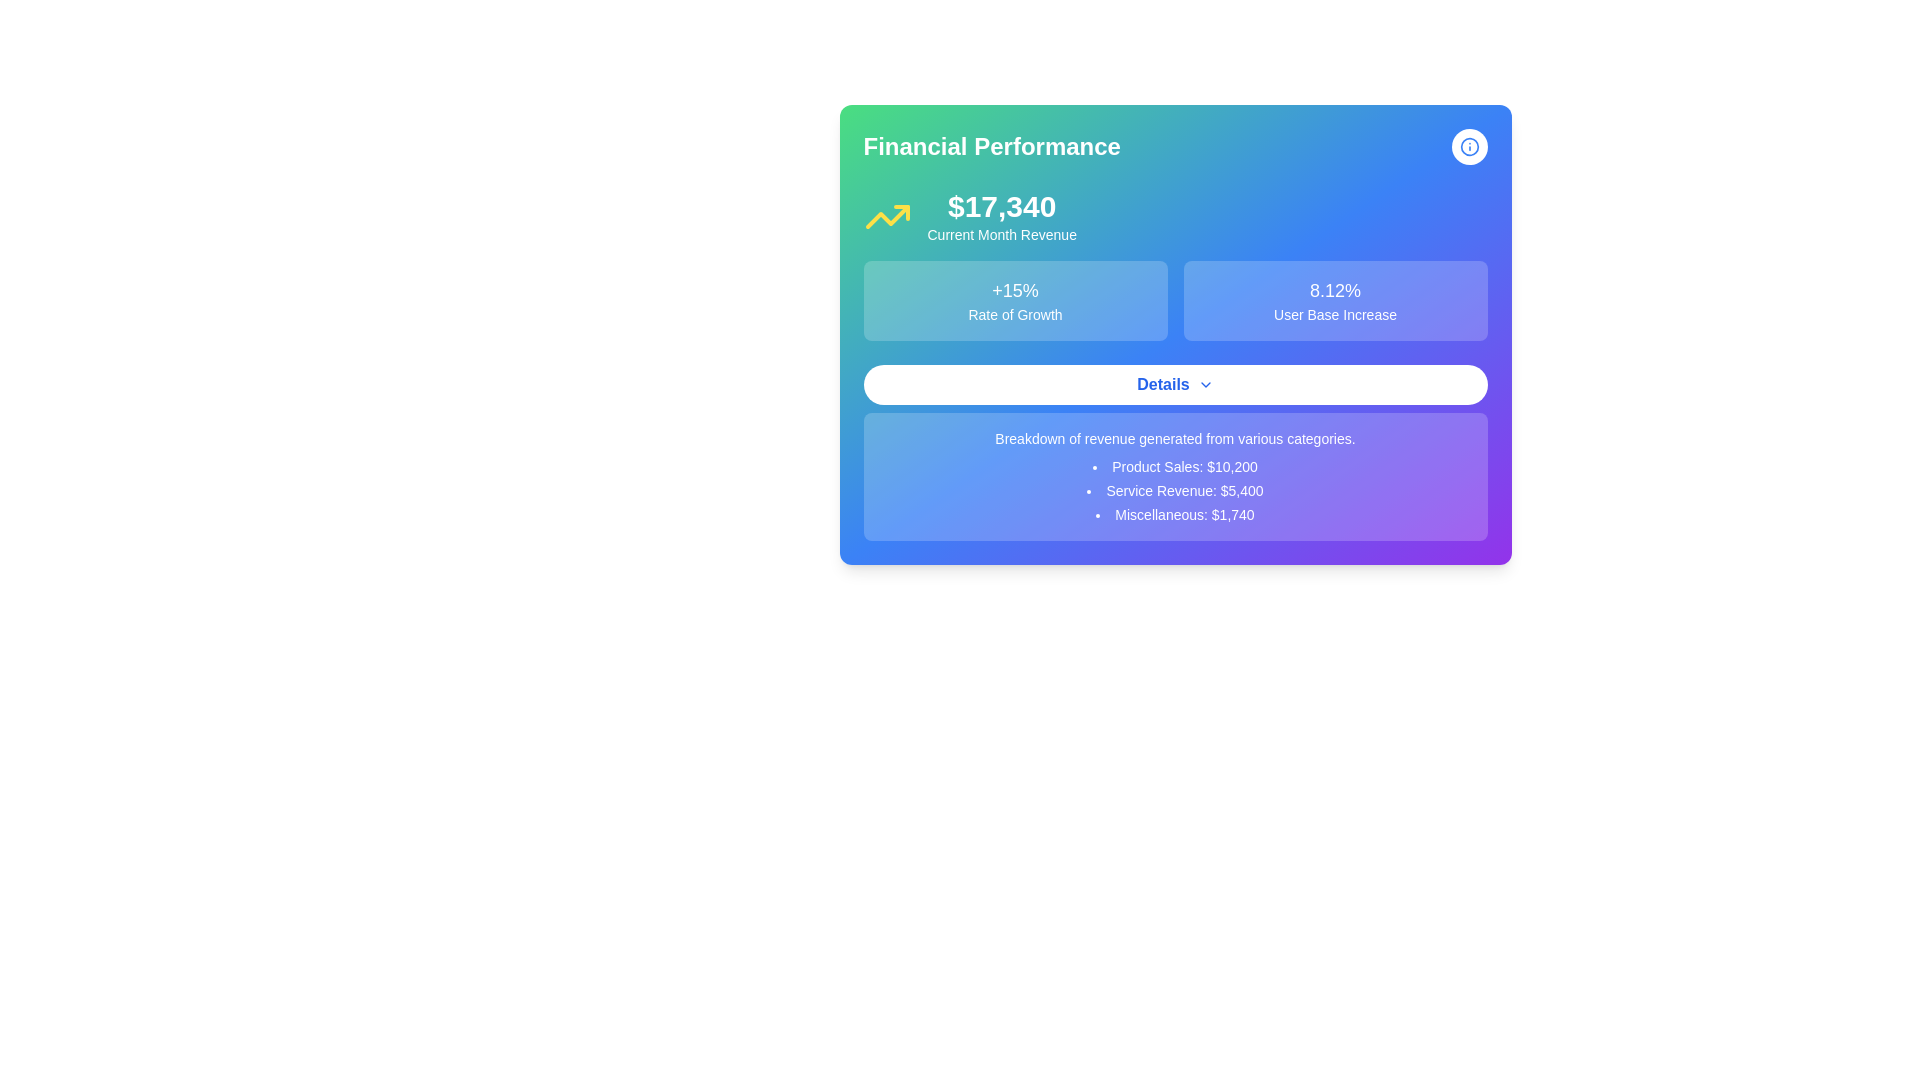  Describe the element at coordinates (1175, 490) in the screenshot. I see `the text label that reads 'Service Revenue: $5,400', which is the second item in a vertically stacked list within a panel` at that location.